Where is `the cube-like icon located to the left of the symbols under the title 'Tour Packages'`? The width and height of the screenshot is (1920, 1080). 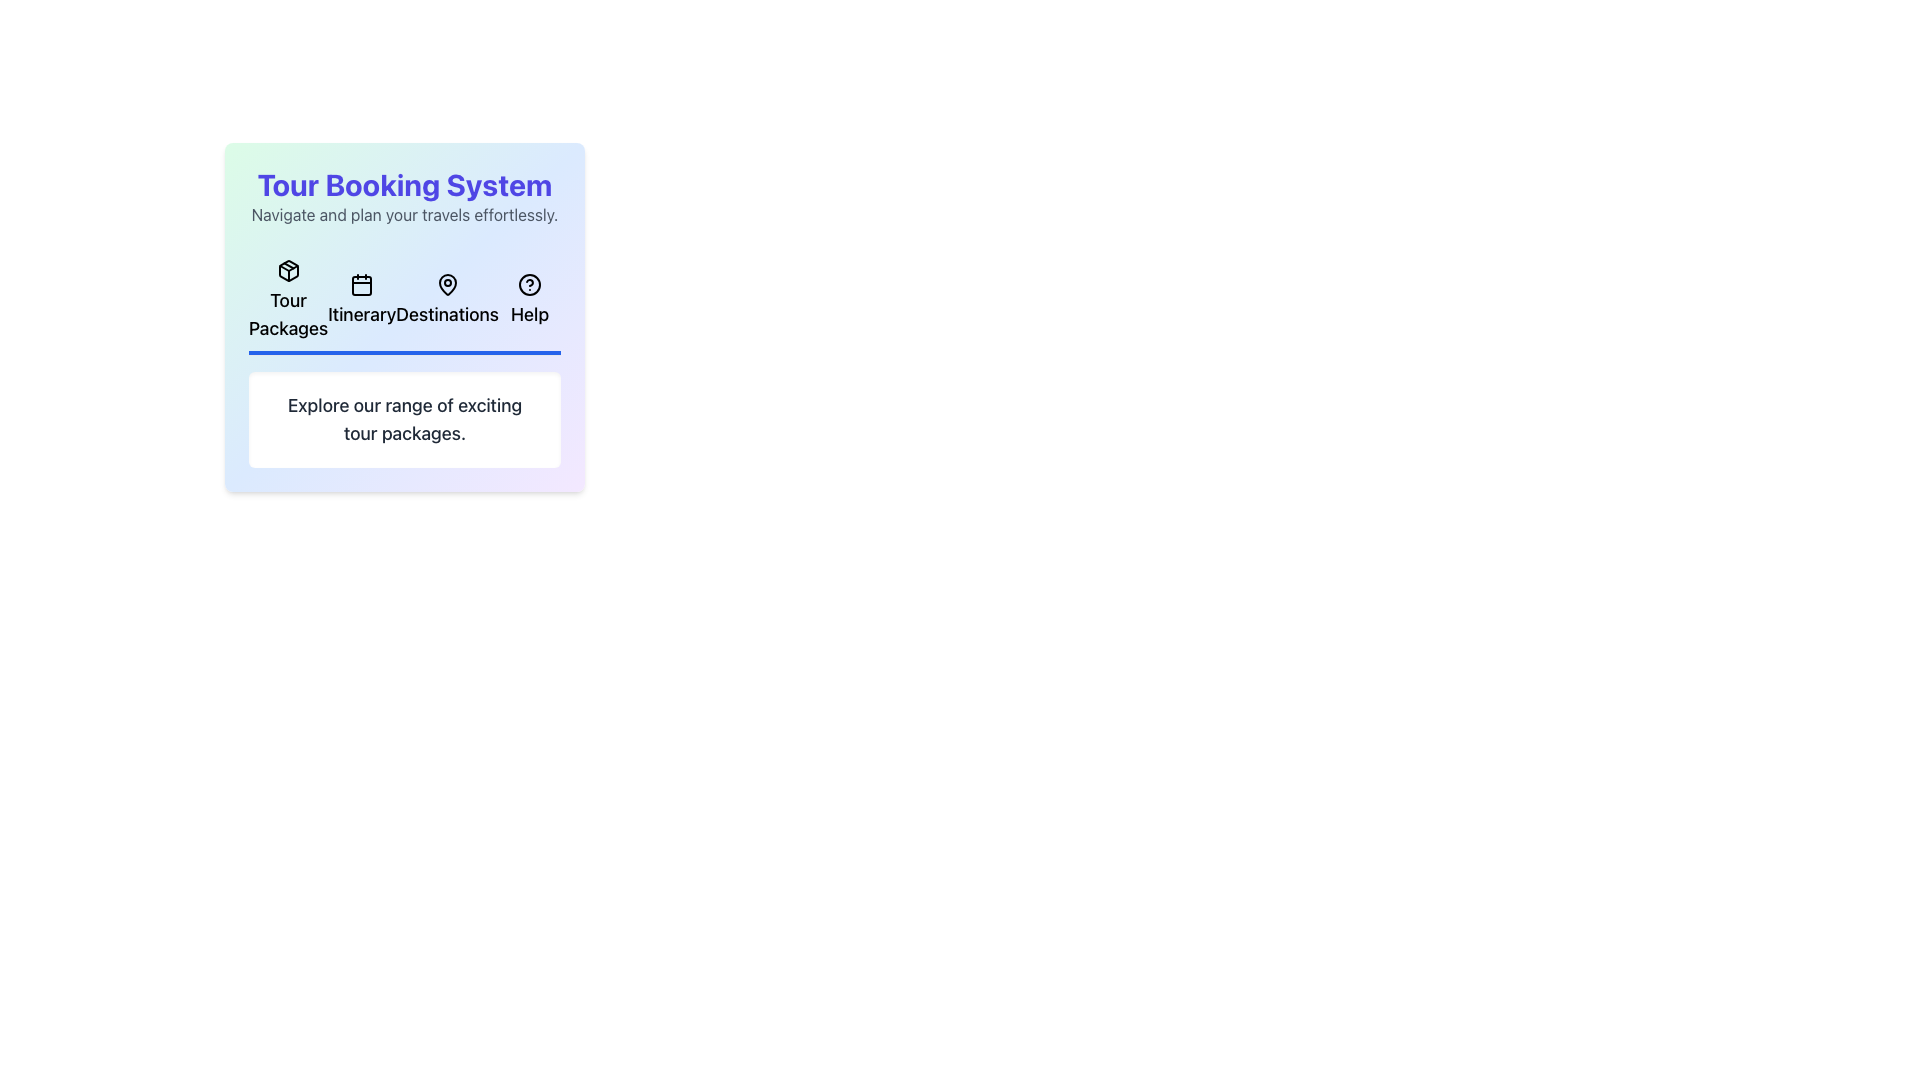
the cube-like icon located to the left of the symbols under the title 'Tour Packages' is located at coordinates (287, 270).